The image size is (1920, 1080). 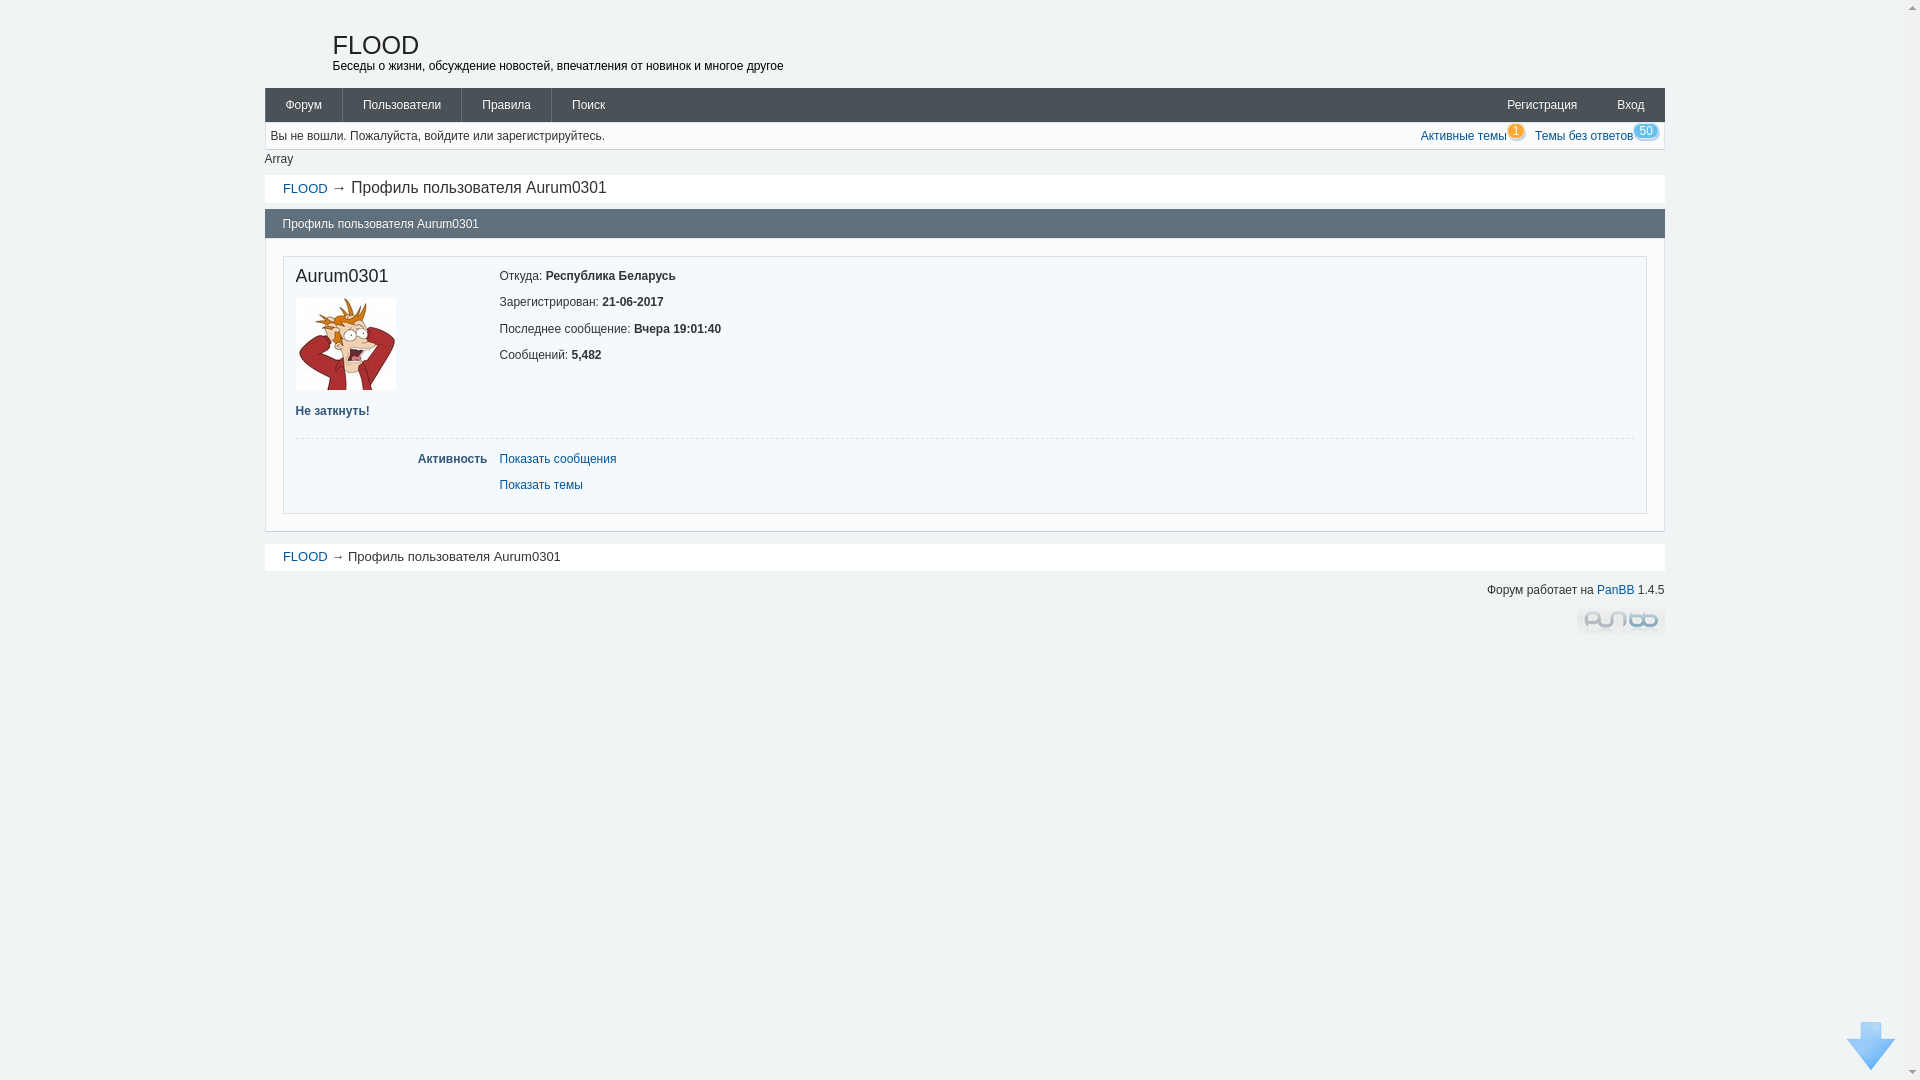 I want to click on 'FLOOD', so click(x=282, y=188).